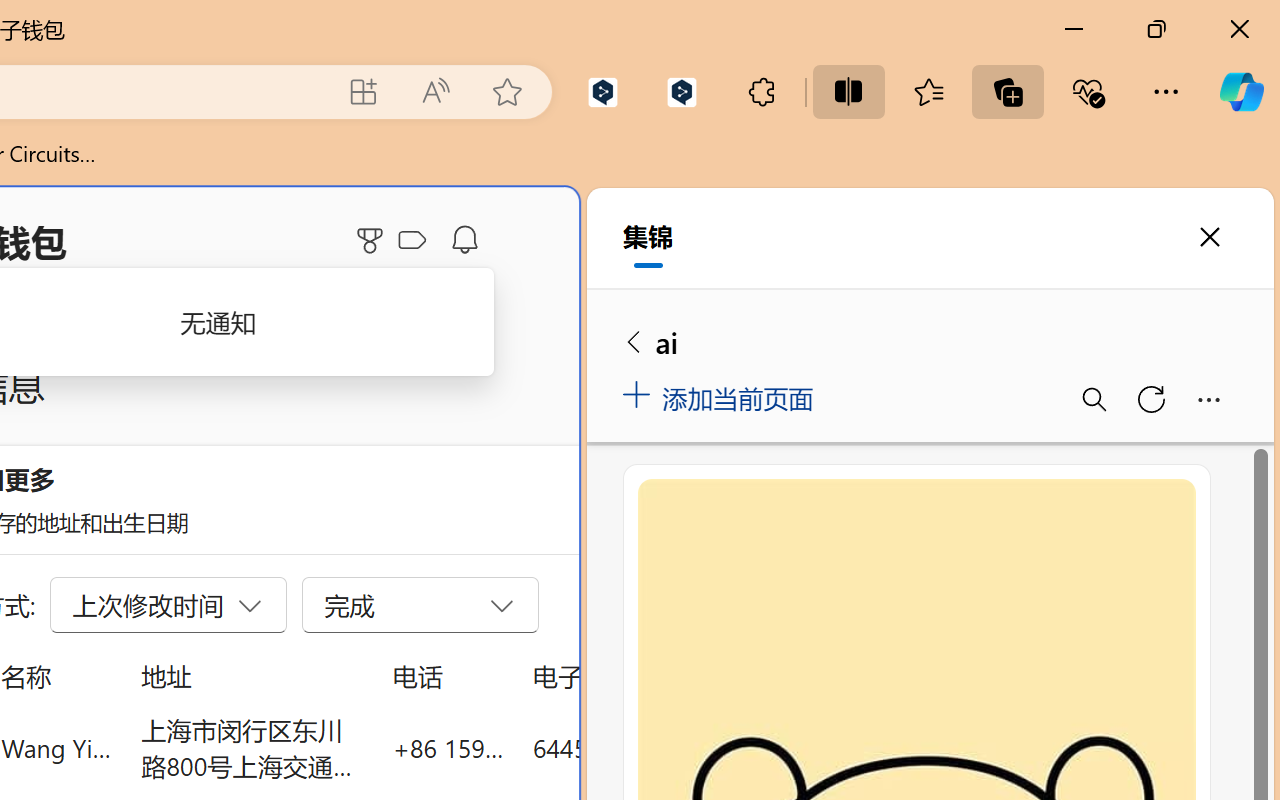 The image size is (1280, 800). What do you see at coordinates (447, 747) in the screenshot?
I see `'+86 159 0032 4640'` at bounding box center [447, 747].